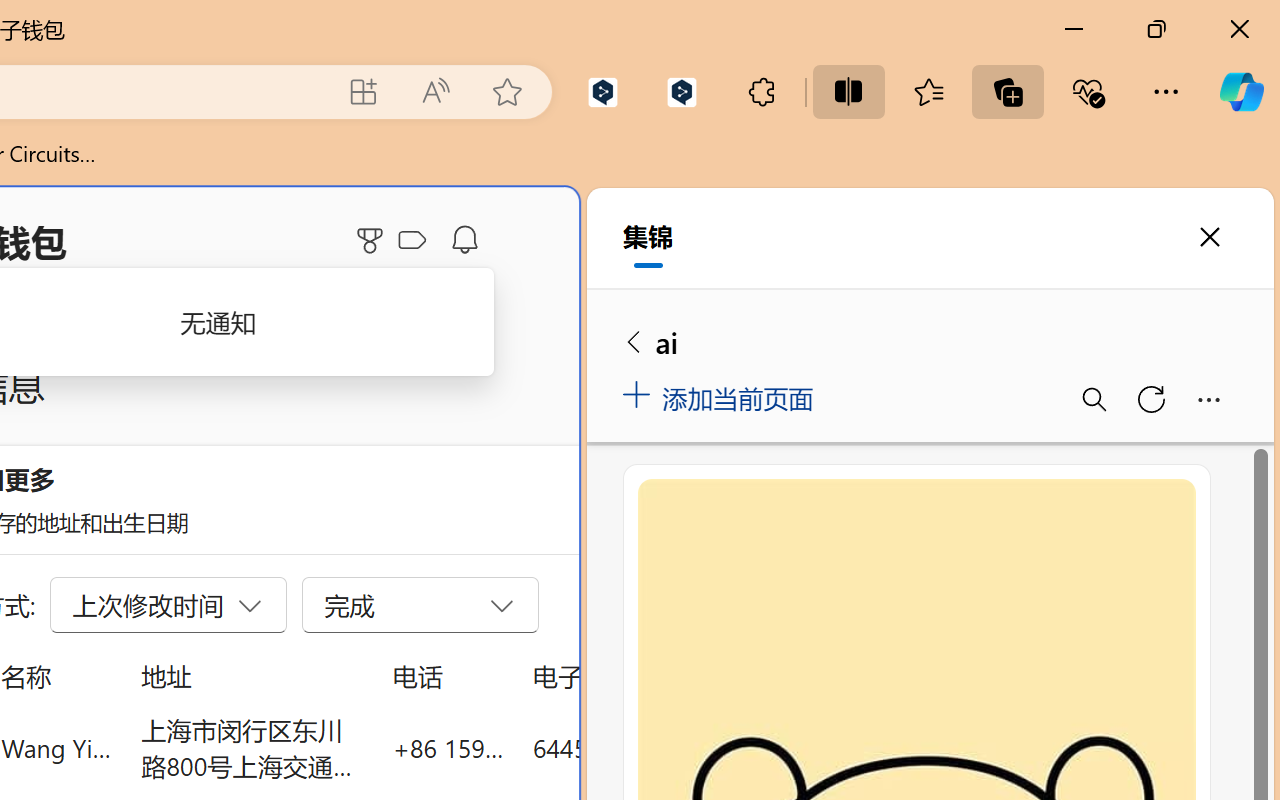 The image size is (1280, 800). What do you see at coordinates (447, 747) in the screenshot?
I see `'+86 159 0032 4640'` at bounding box center [447, 747].